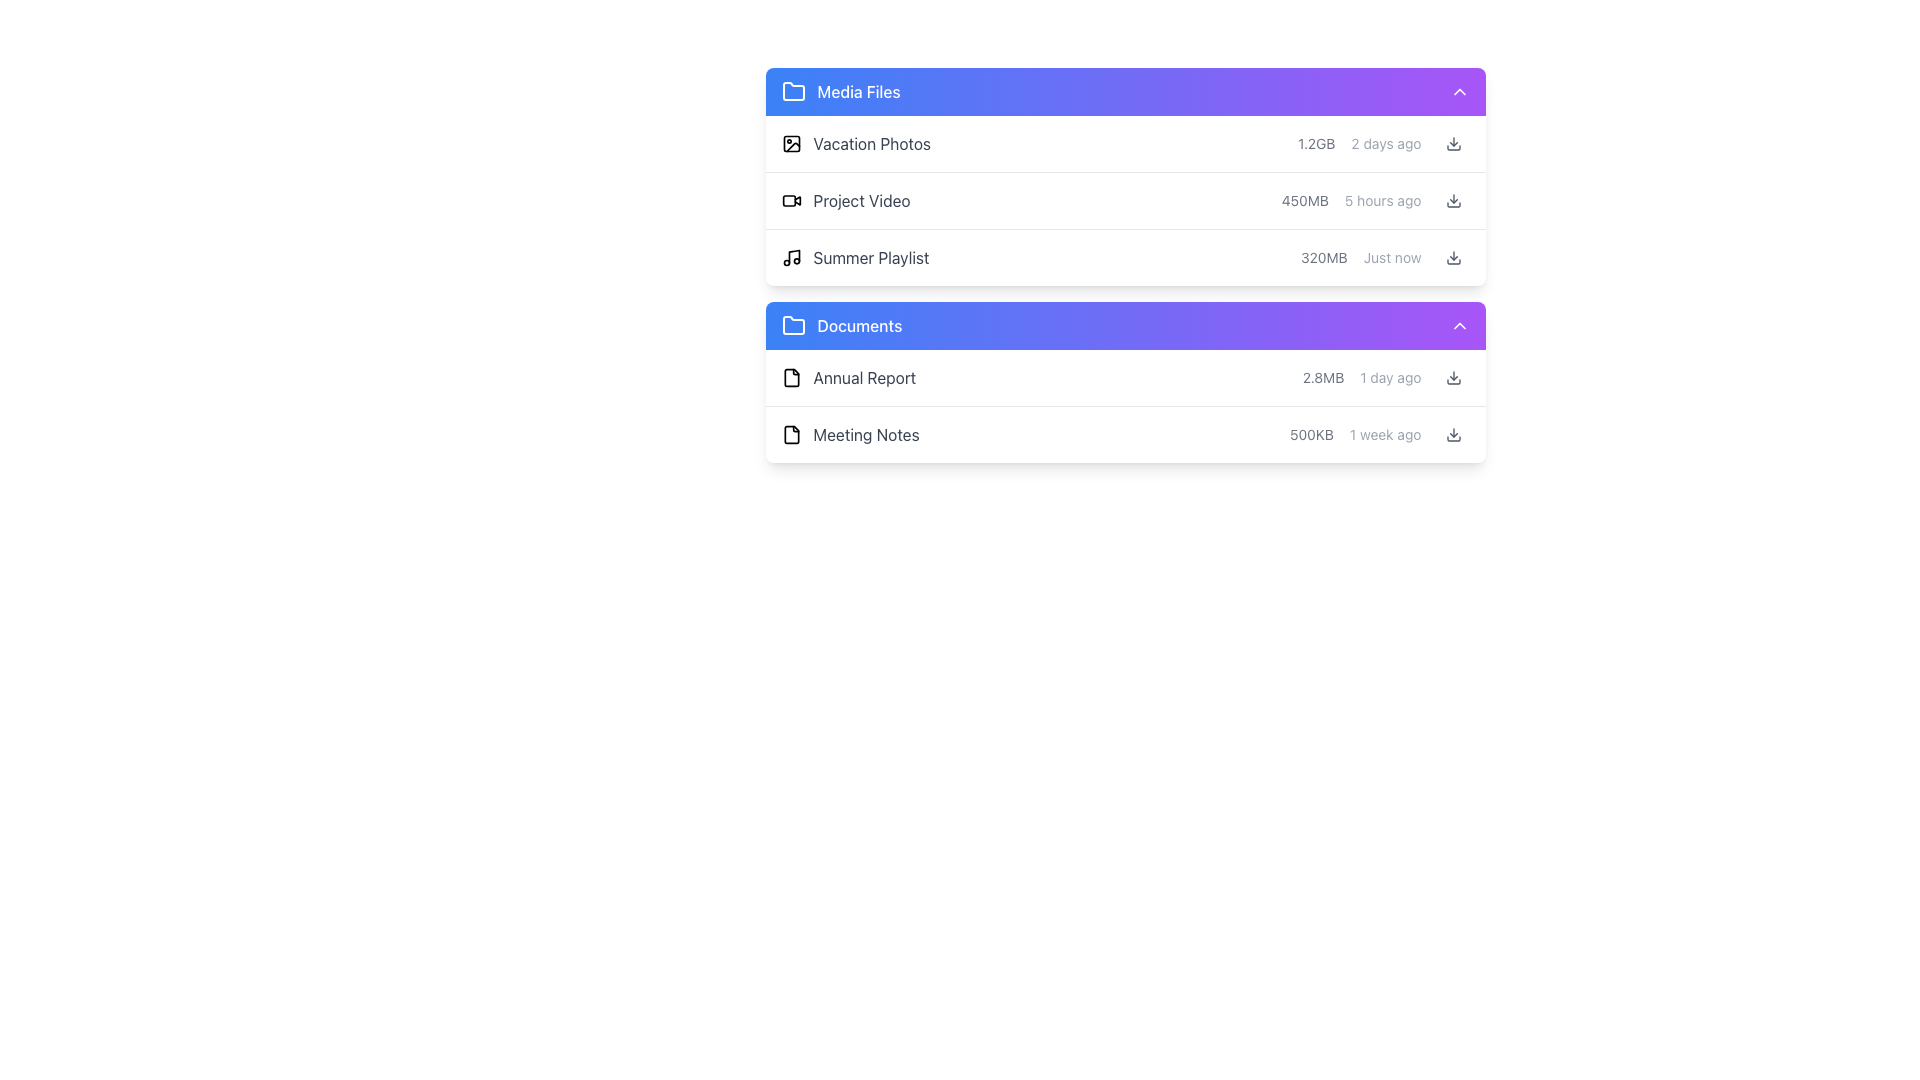 The image size is (1920, 1080). Describe the element at coordinates (871, 257) in the screenshot. I see `on the bold text label 'Summer Playlist' which is styled in gray and located in the 'Media Files' section, positioned between 'Project Video' and 'Documents'` at that location.